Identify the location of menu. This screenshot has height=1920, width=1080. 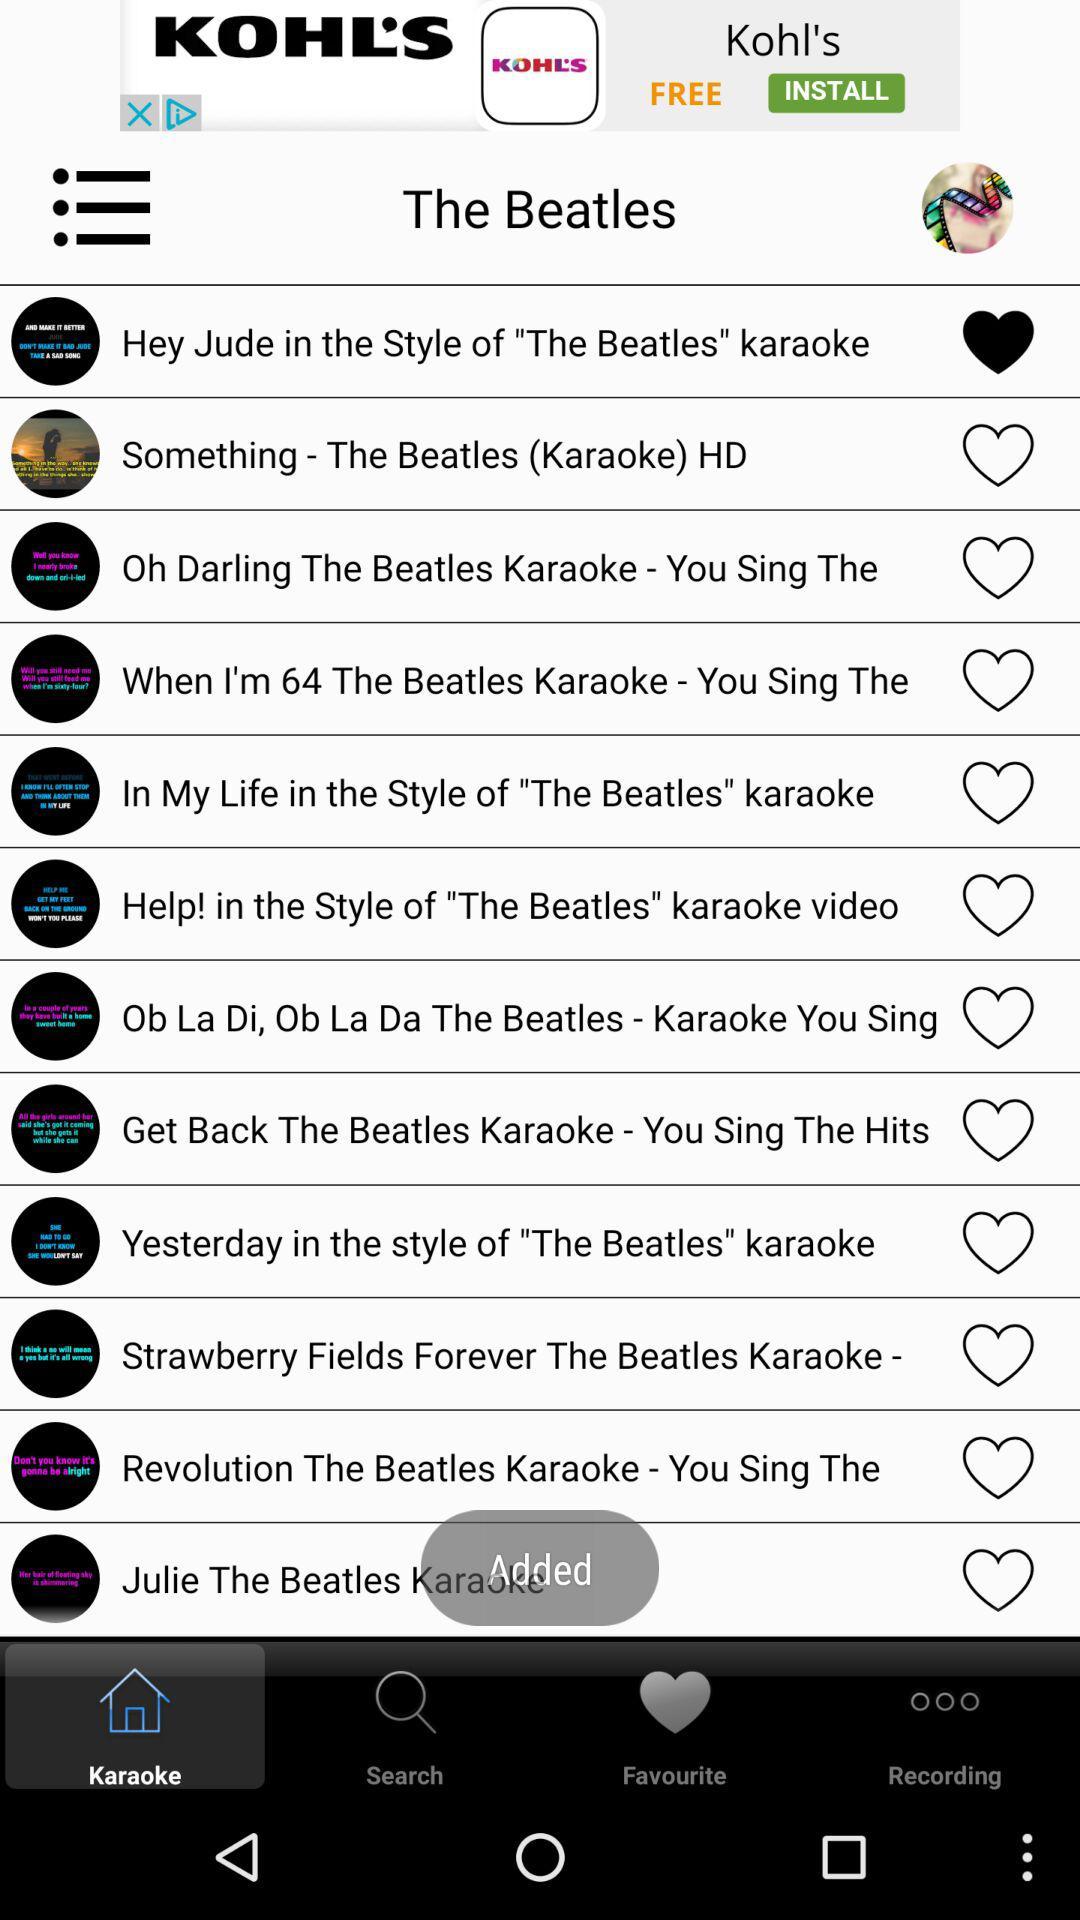
(102, 207).